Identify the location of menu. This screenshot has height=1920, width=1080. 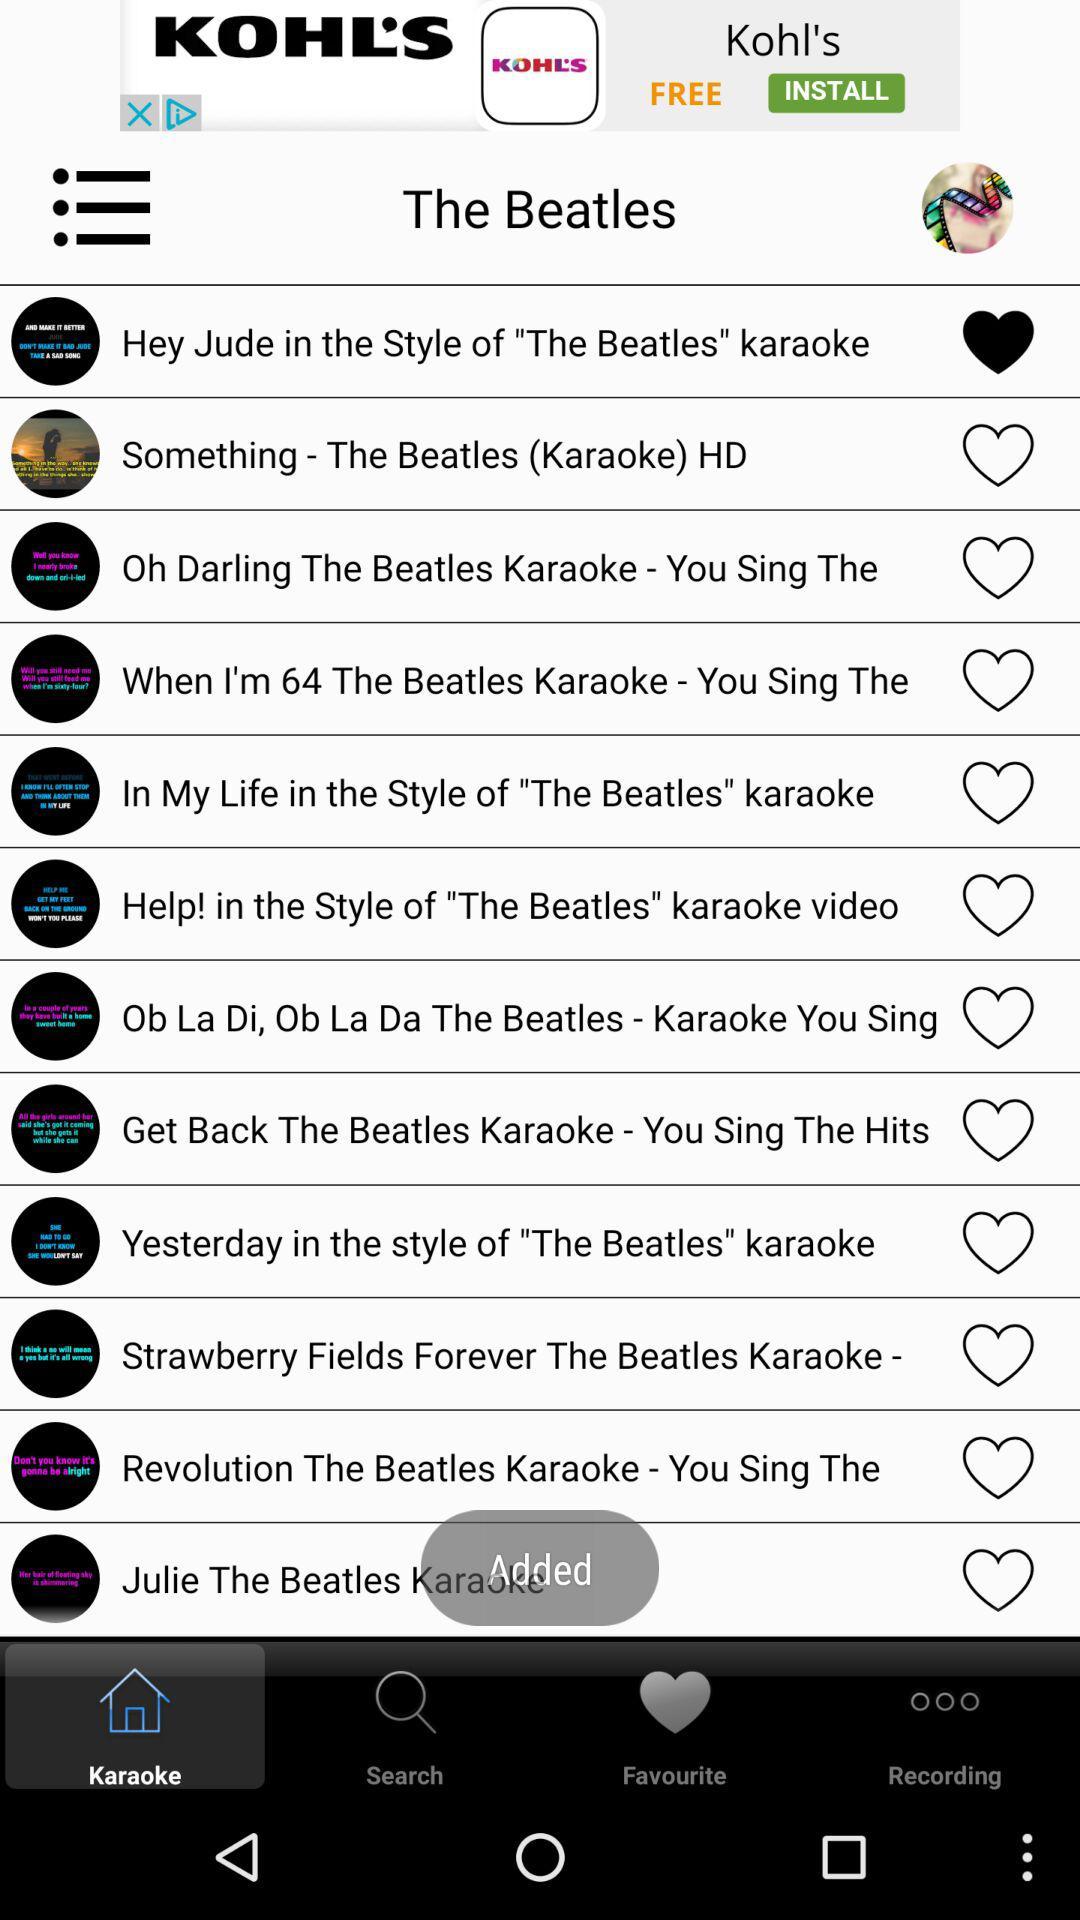
(102, 207).